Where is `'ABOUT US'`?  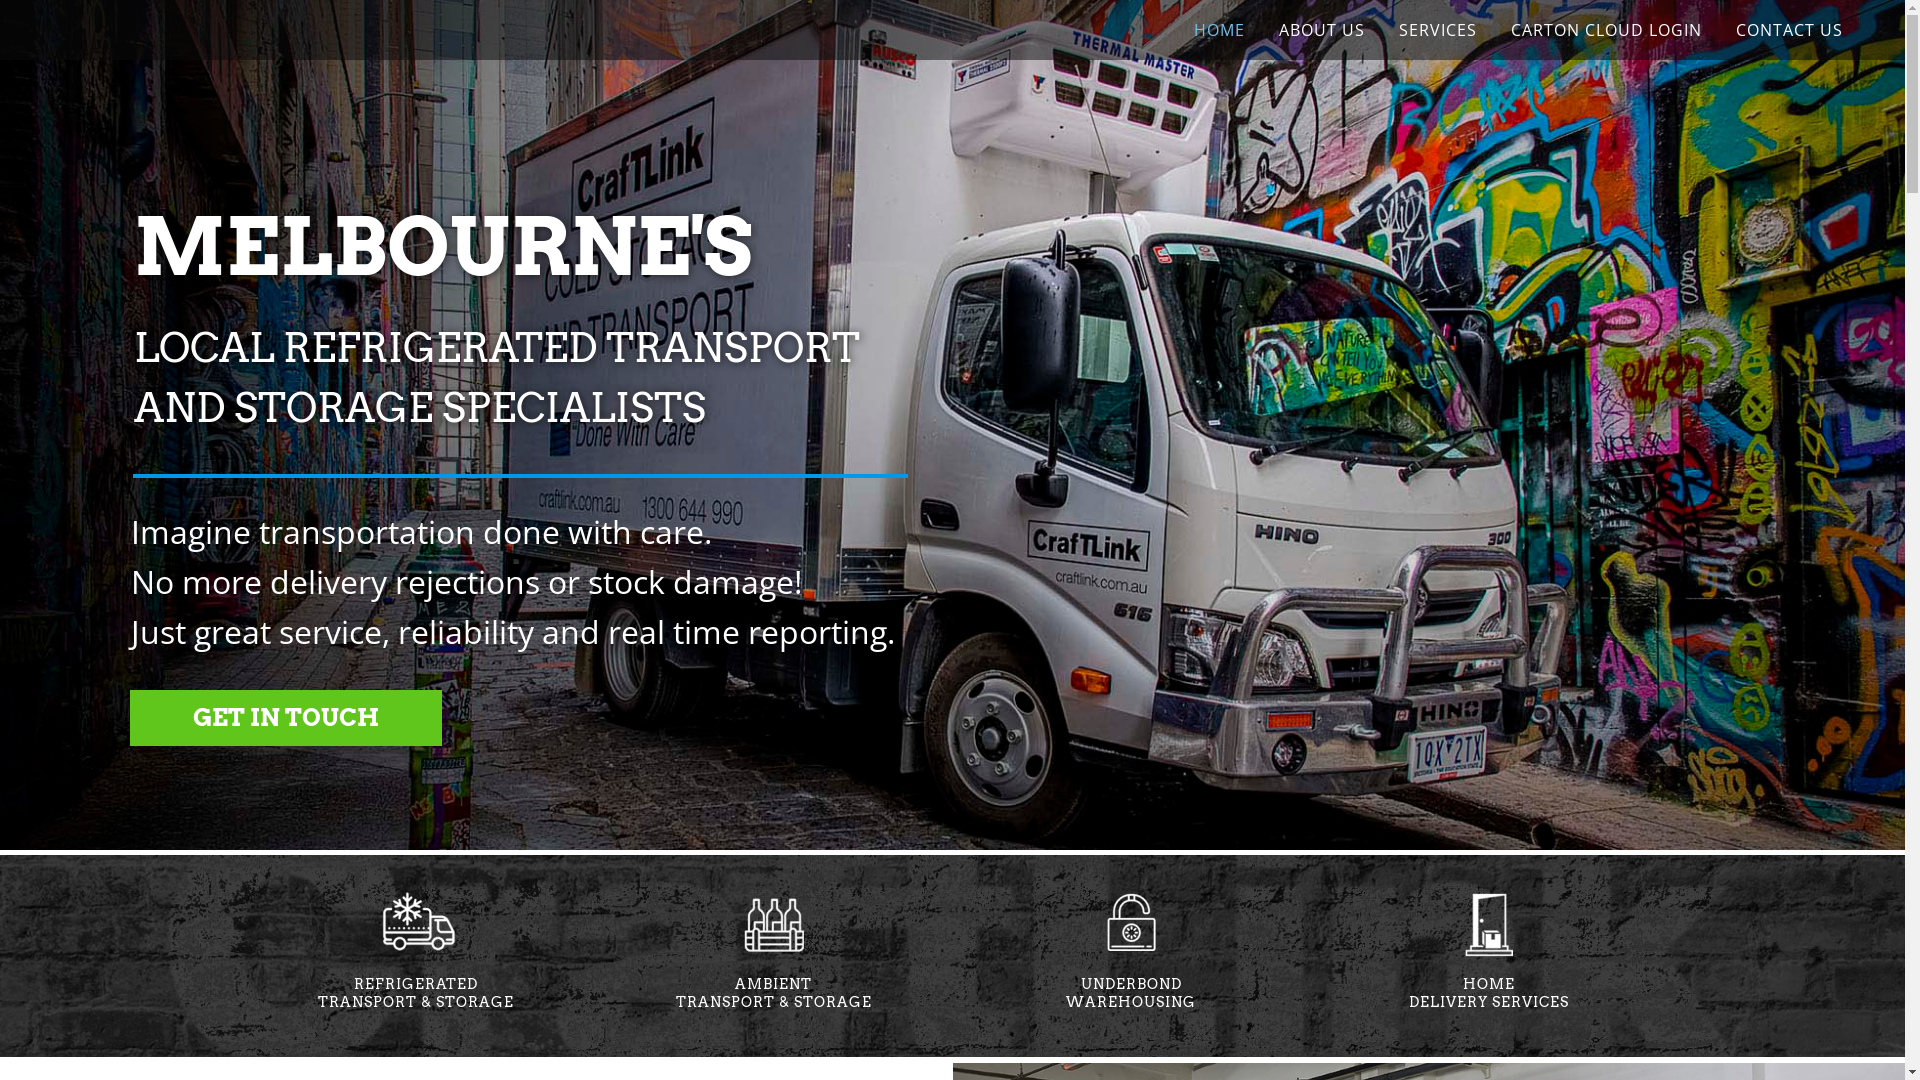 'ABOUT US' is located at coordinates (1261, 30).